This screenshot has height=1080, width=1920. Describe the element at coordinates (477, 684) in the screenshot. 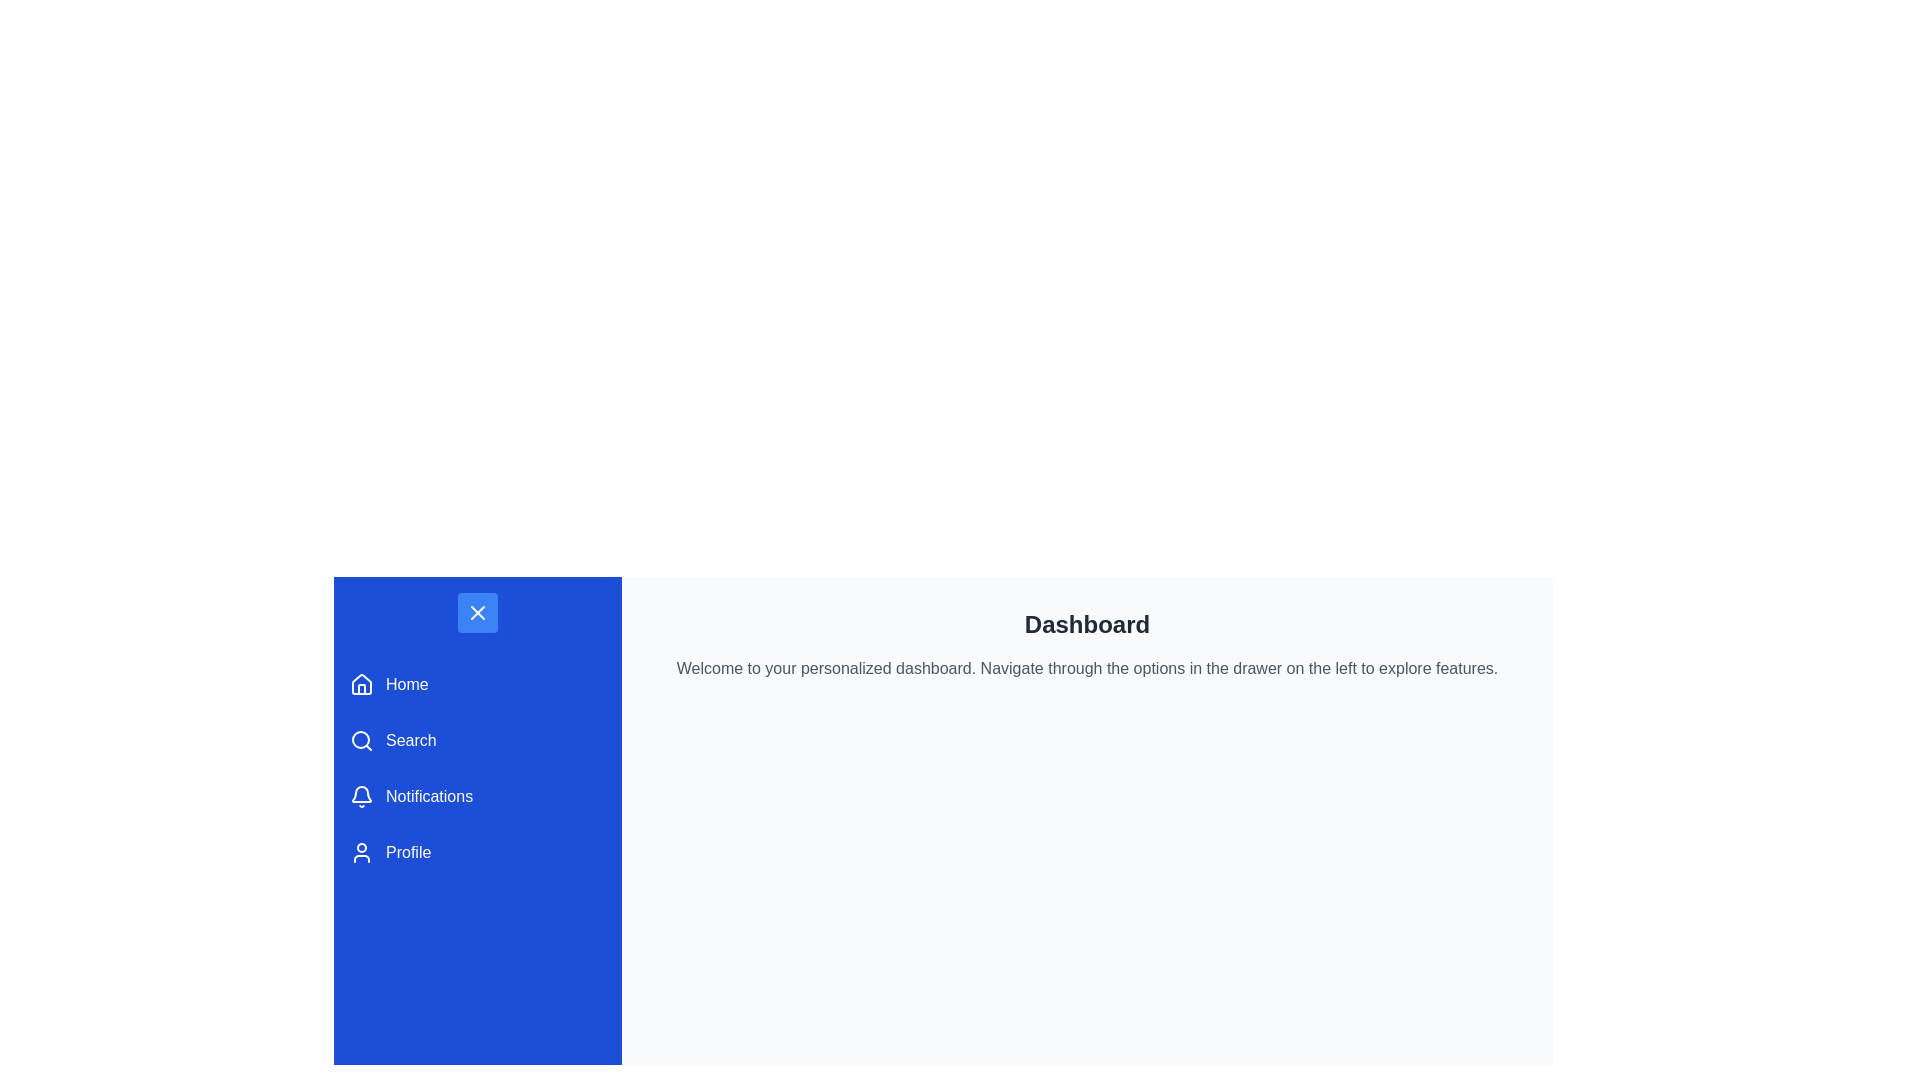

I see `the navigation button at the top of the menu to change its appearance` at that location.